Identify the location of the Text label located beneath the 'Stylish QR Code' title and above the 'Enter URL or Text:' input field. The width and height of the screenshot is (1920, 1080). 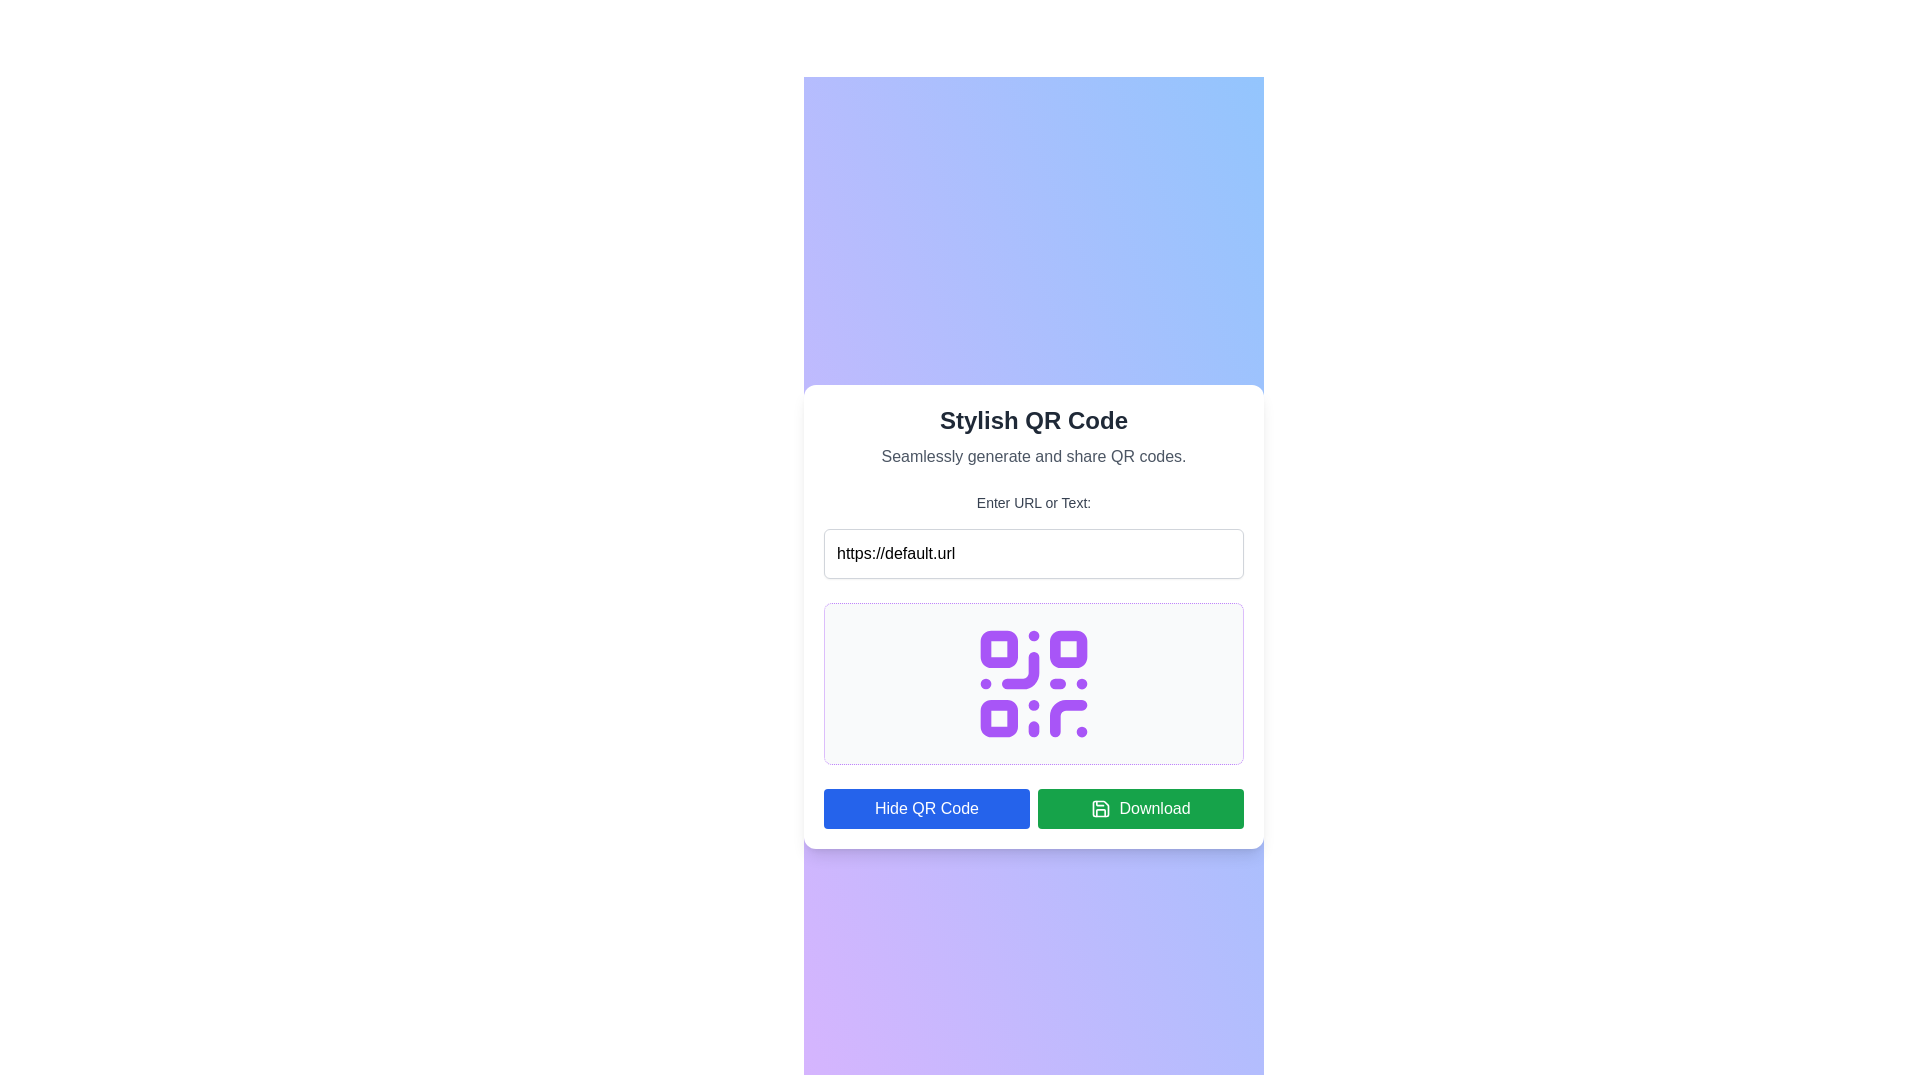
(1033, 456).